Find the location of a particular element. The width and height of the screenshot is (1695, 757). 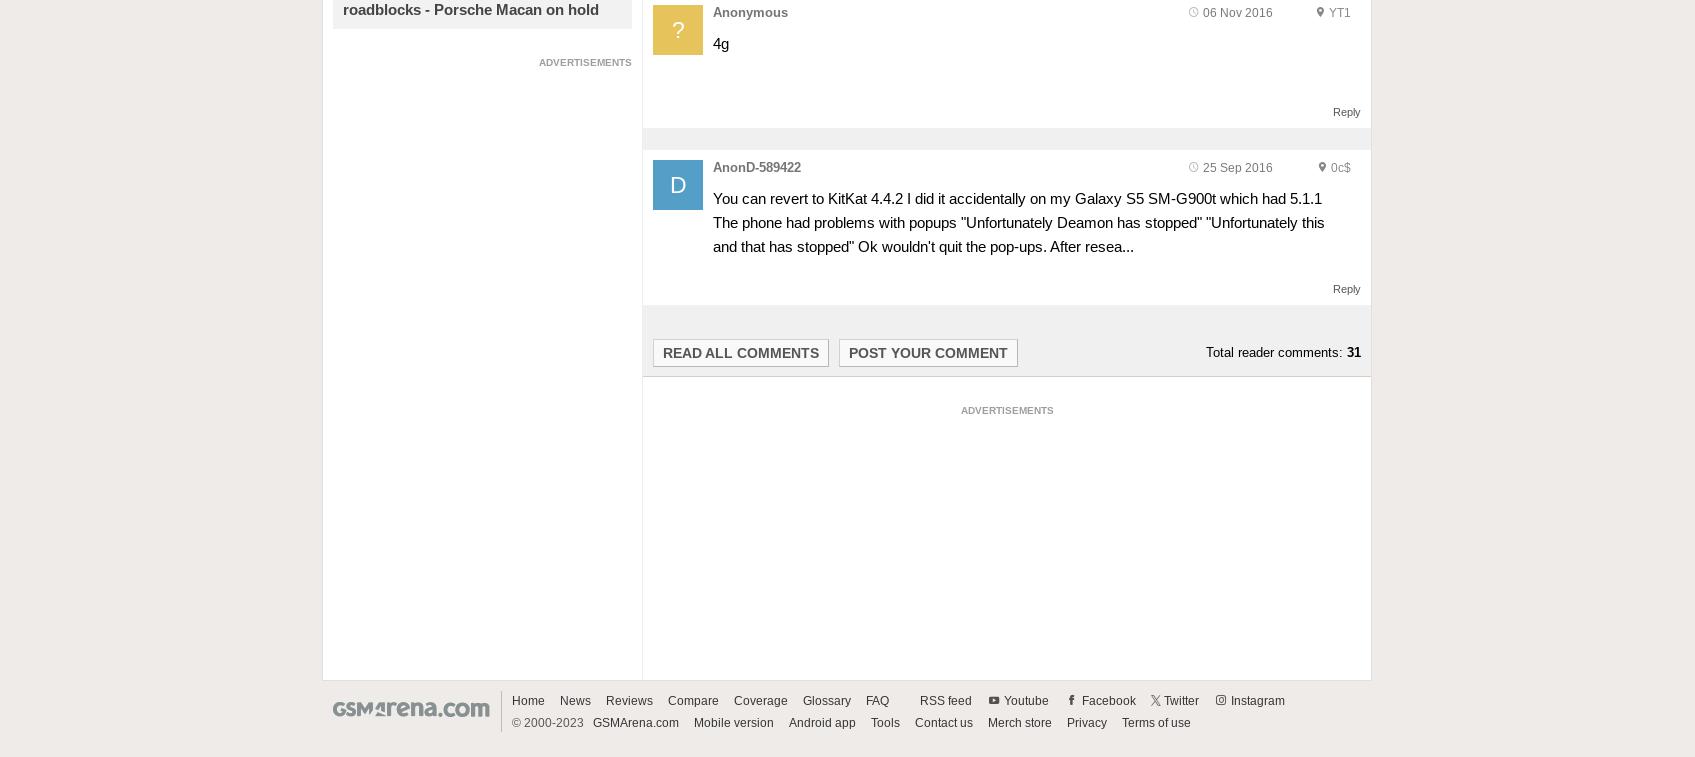

'FAQ' is located at coordinates (876, 699).